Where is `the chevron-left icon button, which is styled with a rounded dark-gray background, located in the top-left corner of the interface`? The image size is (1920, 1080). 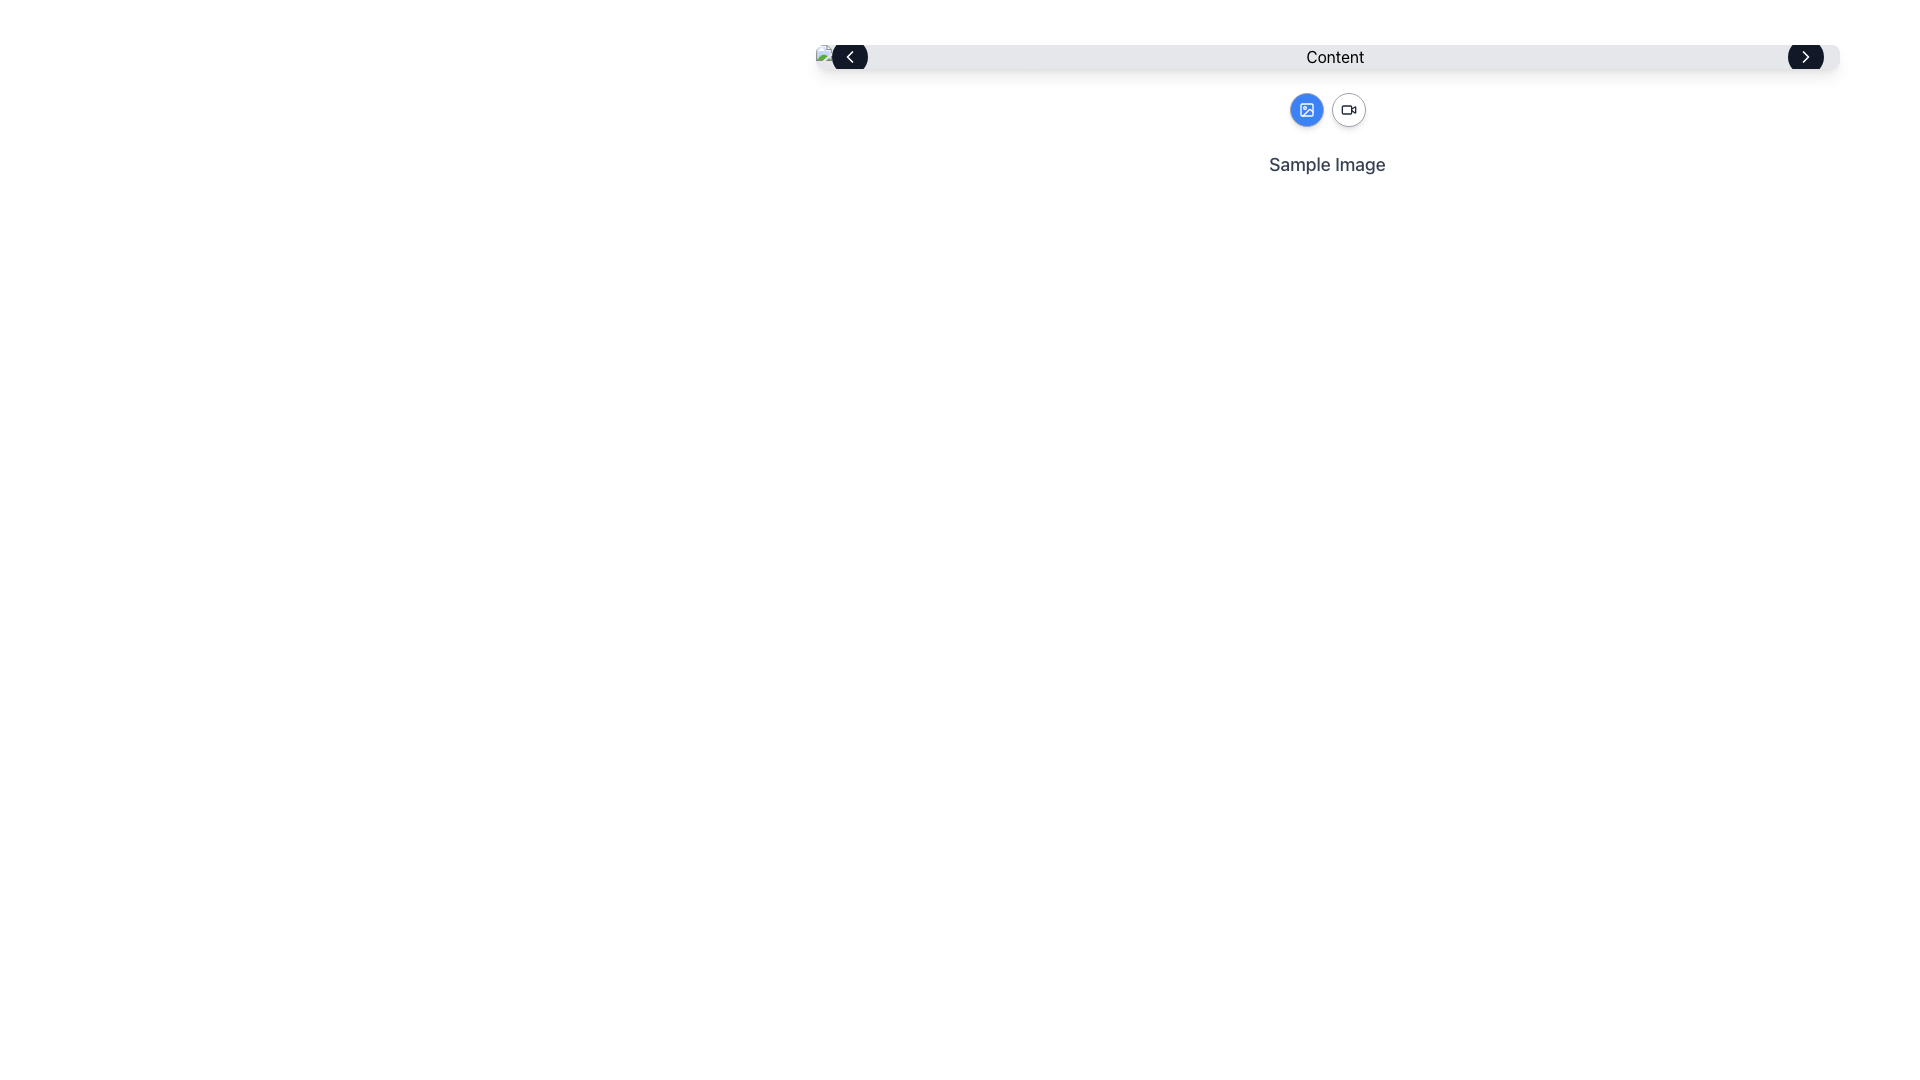 the chevron-left icon button, which is styled with a rounded dark-gray background, located in the top-left corner of the interface is located at coordinates (849, 56).